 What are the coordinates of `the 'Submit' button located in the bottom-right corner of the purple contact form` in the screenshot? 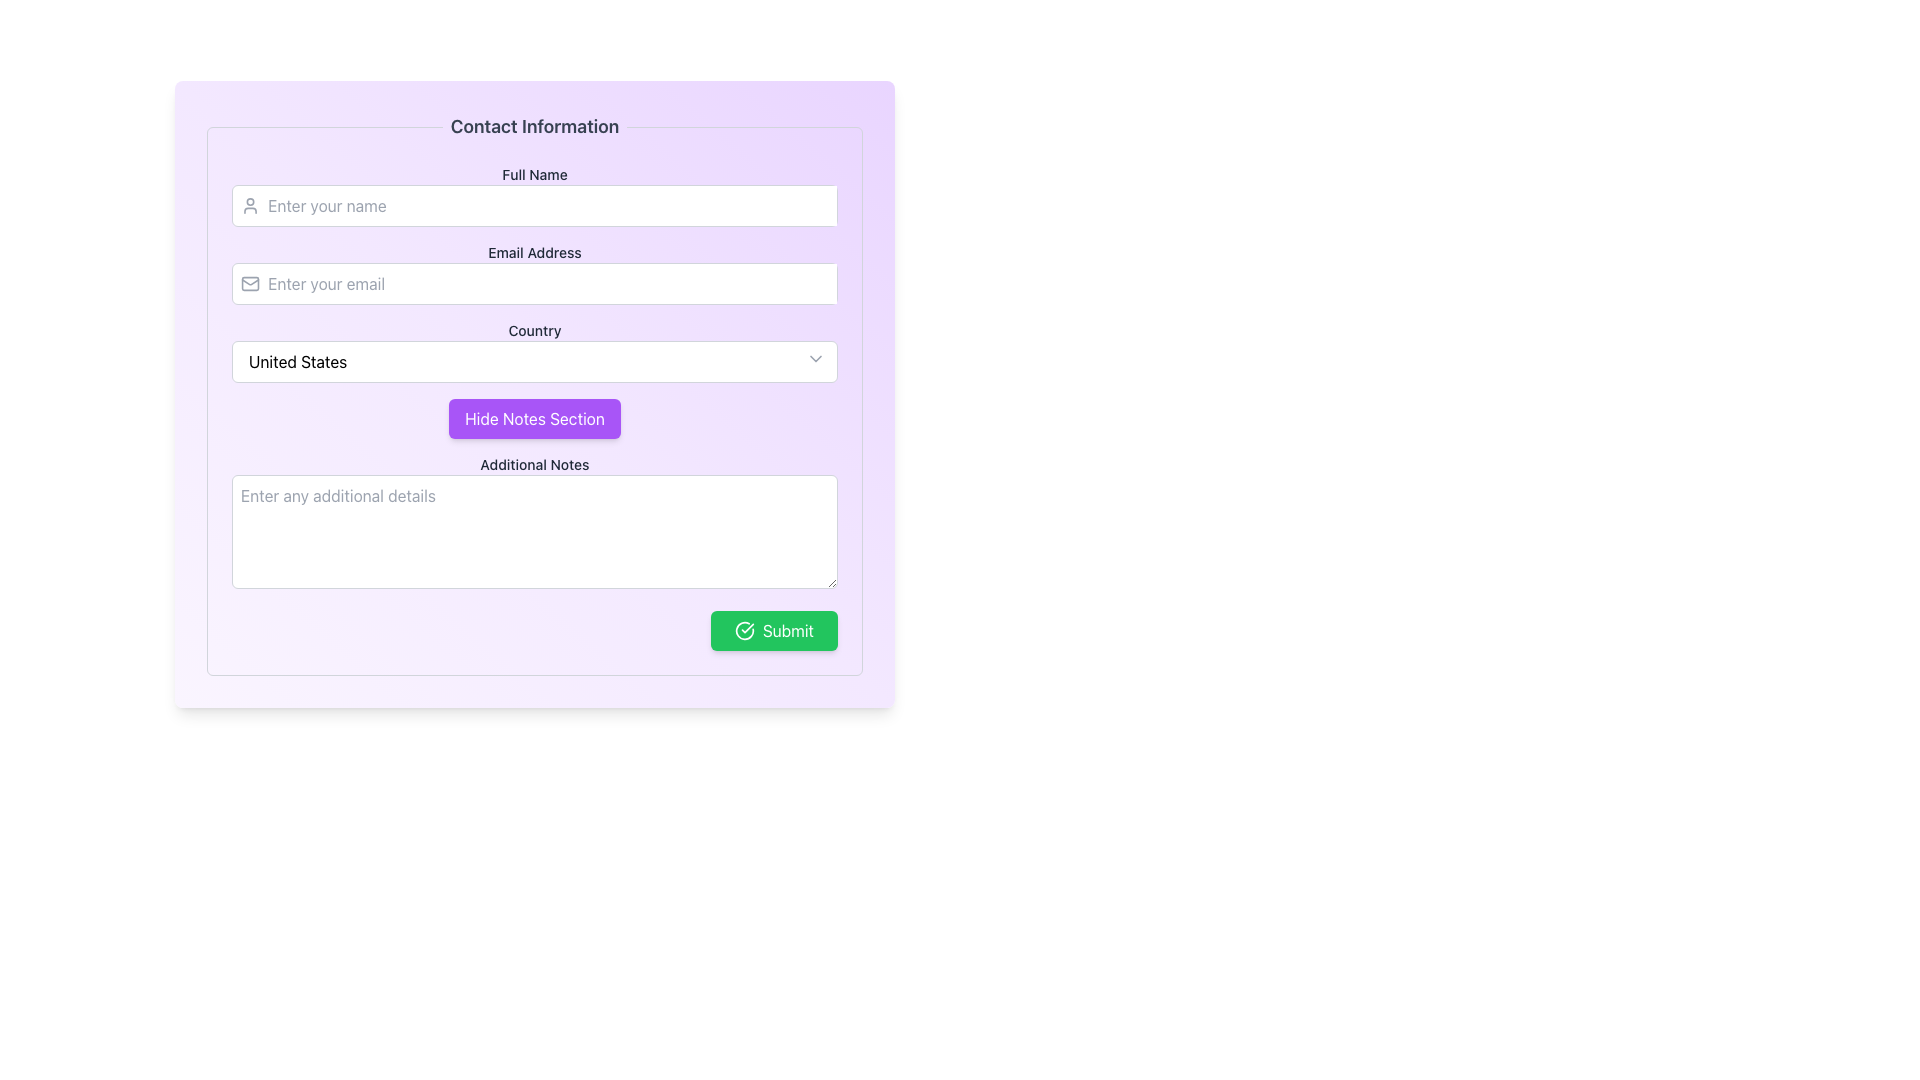 It's located at (773, 631).